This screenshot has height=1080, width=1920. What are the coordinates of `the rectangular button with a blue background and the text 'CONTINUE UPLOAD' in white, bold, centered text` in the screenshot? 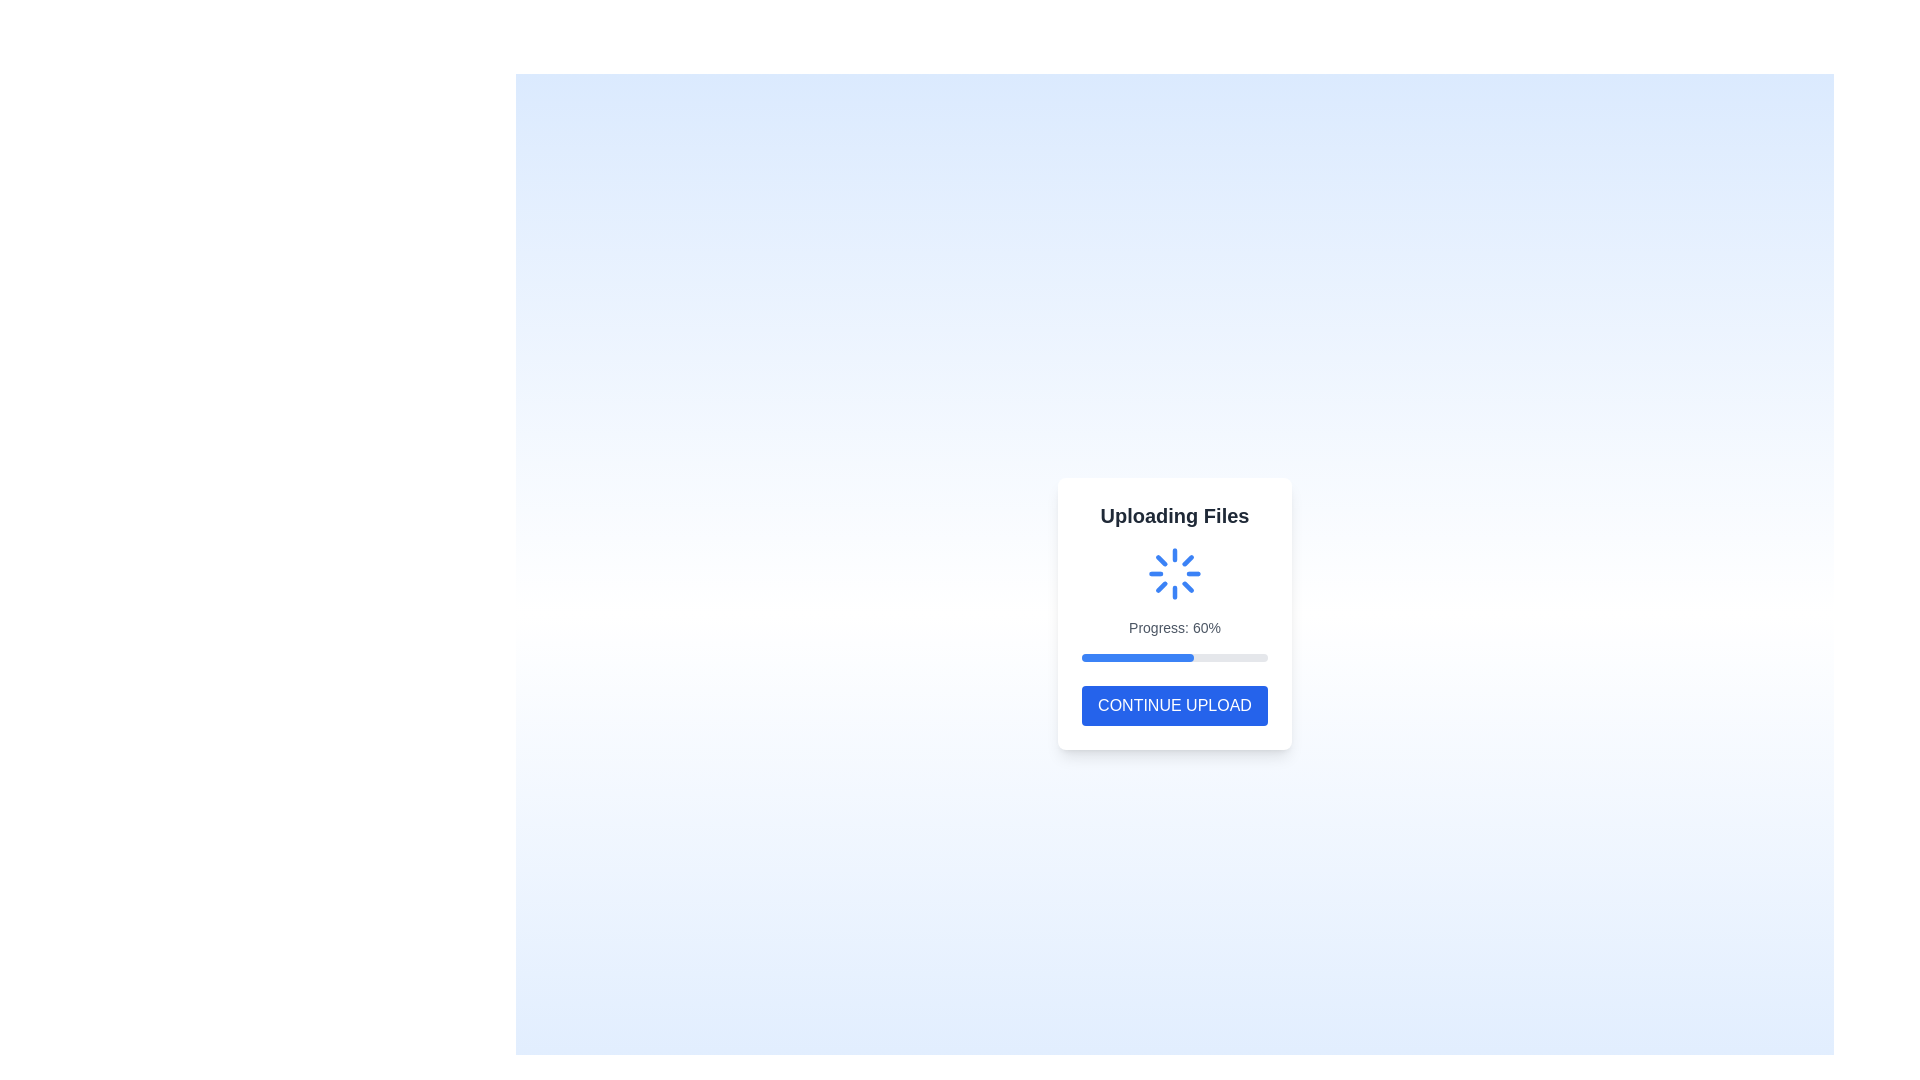 It's located at (1175, 704).